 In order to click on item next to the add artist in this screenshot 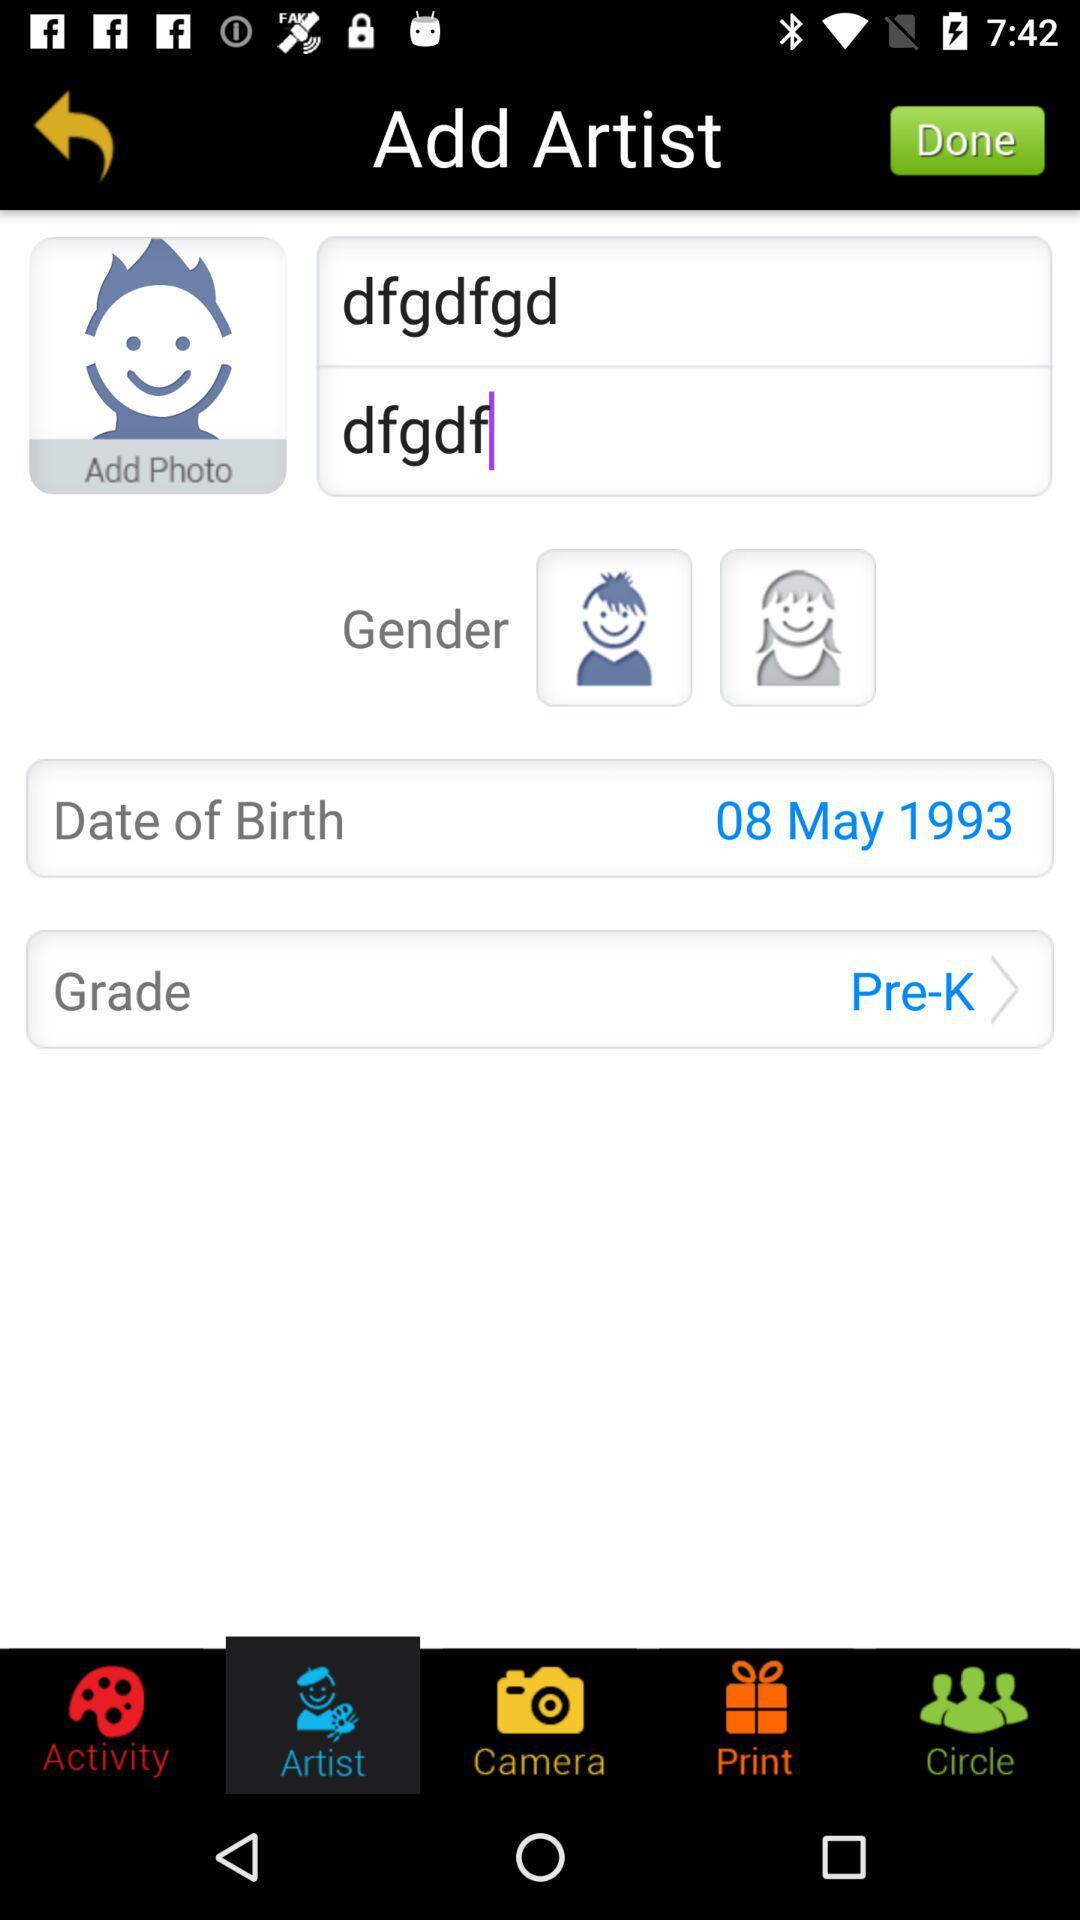, I will do `click(967, 140)`.